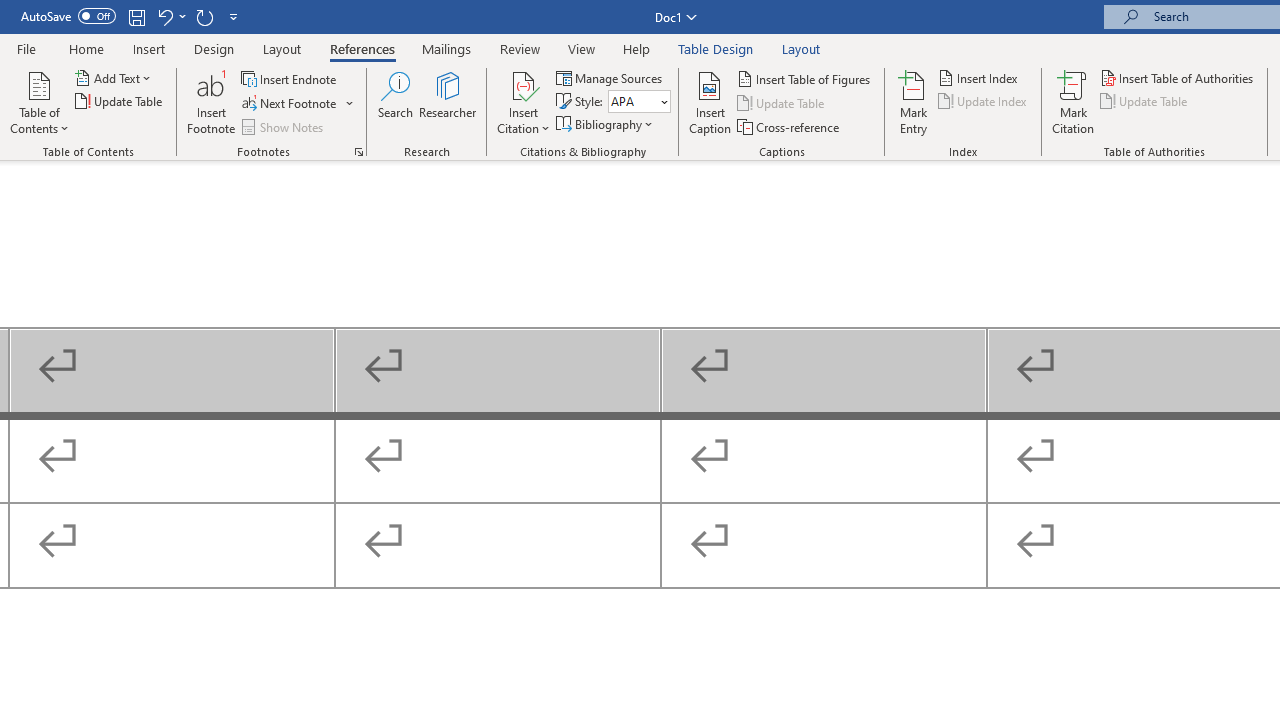 The width and height of the screenshot is (1280, 720). What do you see at coordinates (788, 127) in the screenshot?
I see `'Cross-reference...'` at bounding box center [788, 127].